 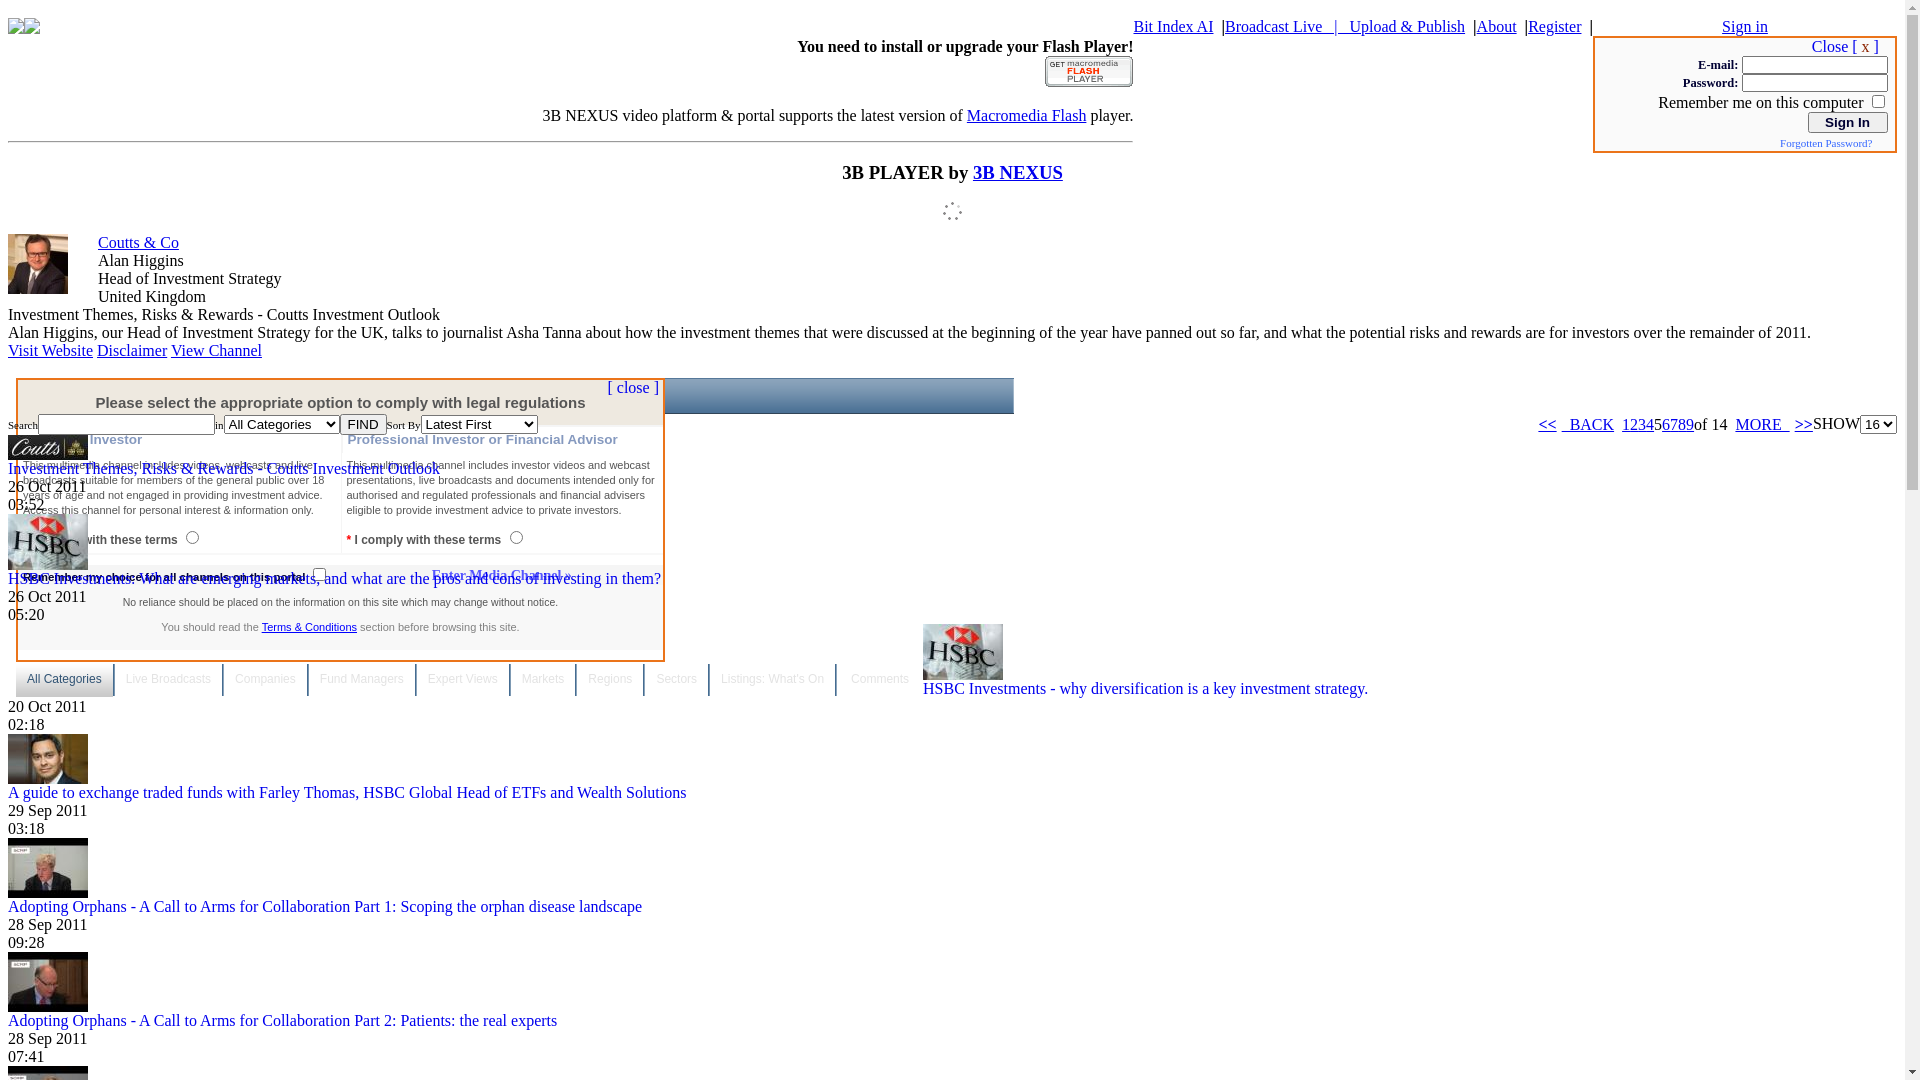 I want to click on 'Regions', so click(x=608, y=678).